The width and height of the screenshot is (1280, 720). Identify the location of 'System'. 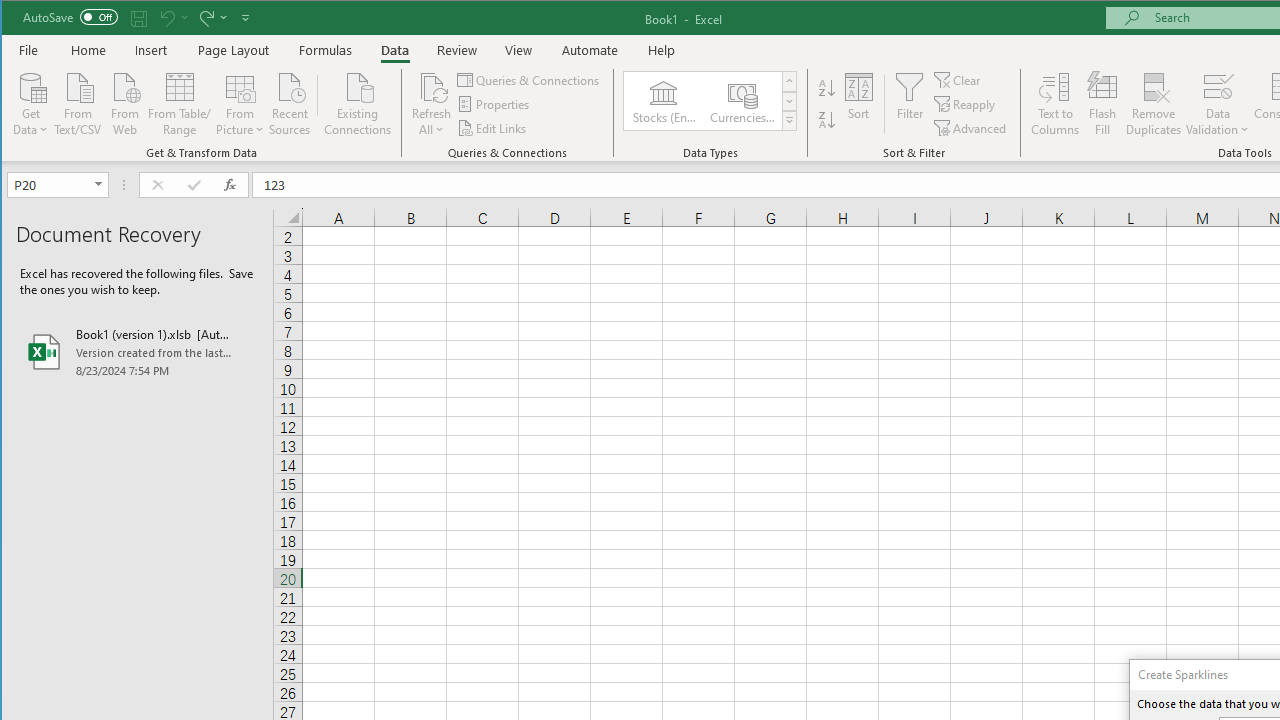
(19, 19).